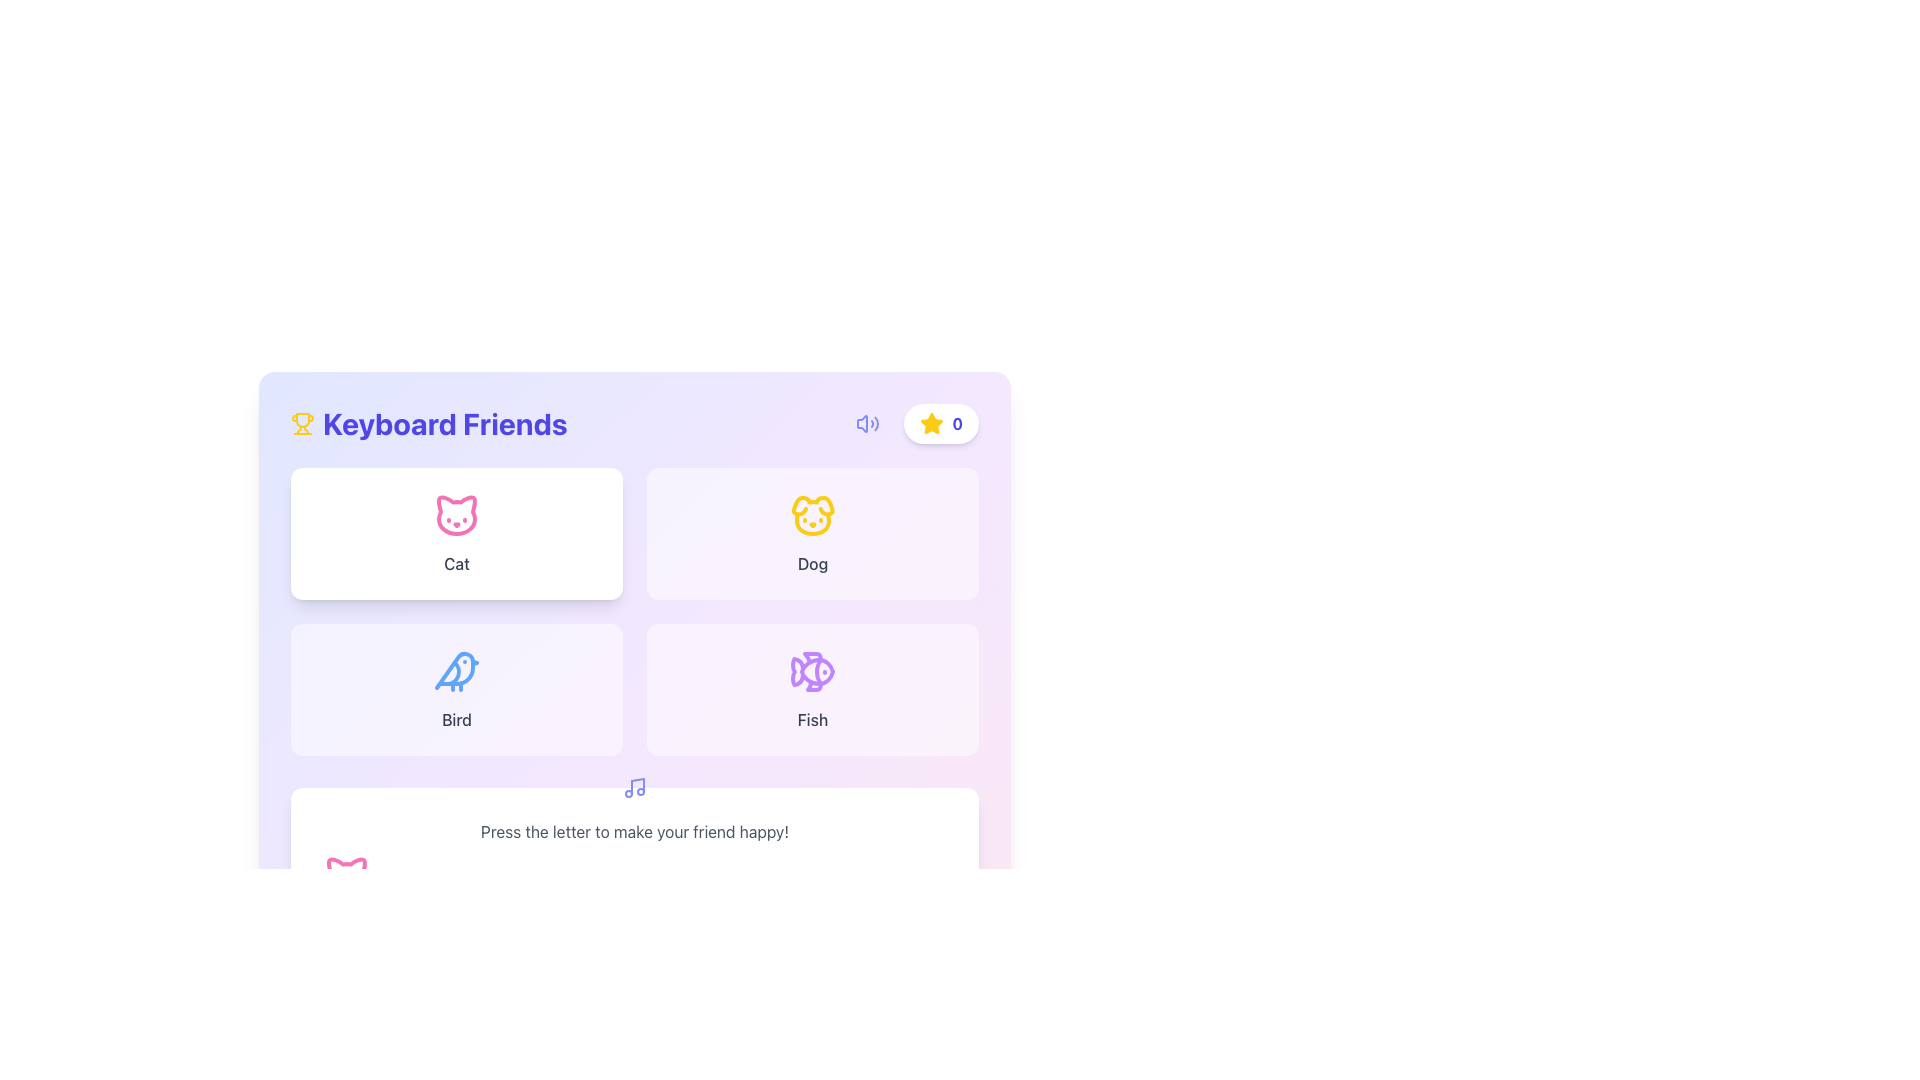 The image size is (1920, 1080). Describe the element at coordinates (455, 720) in the screenshot. I see `the text label displaying the word 'bird' in a gray color, located in the lower section of a card with a clean, white background and rounded corners` at that location.